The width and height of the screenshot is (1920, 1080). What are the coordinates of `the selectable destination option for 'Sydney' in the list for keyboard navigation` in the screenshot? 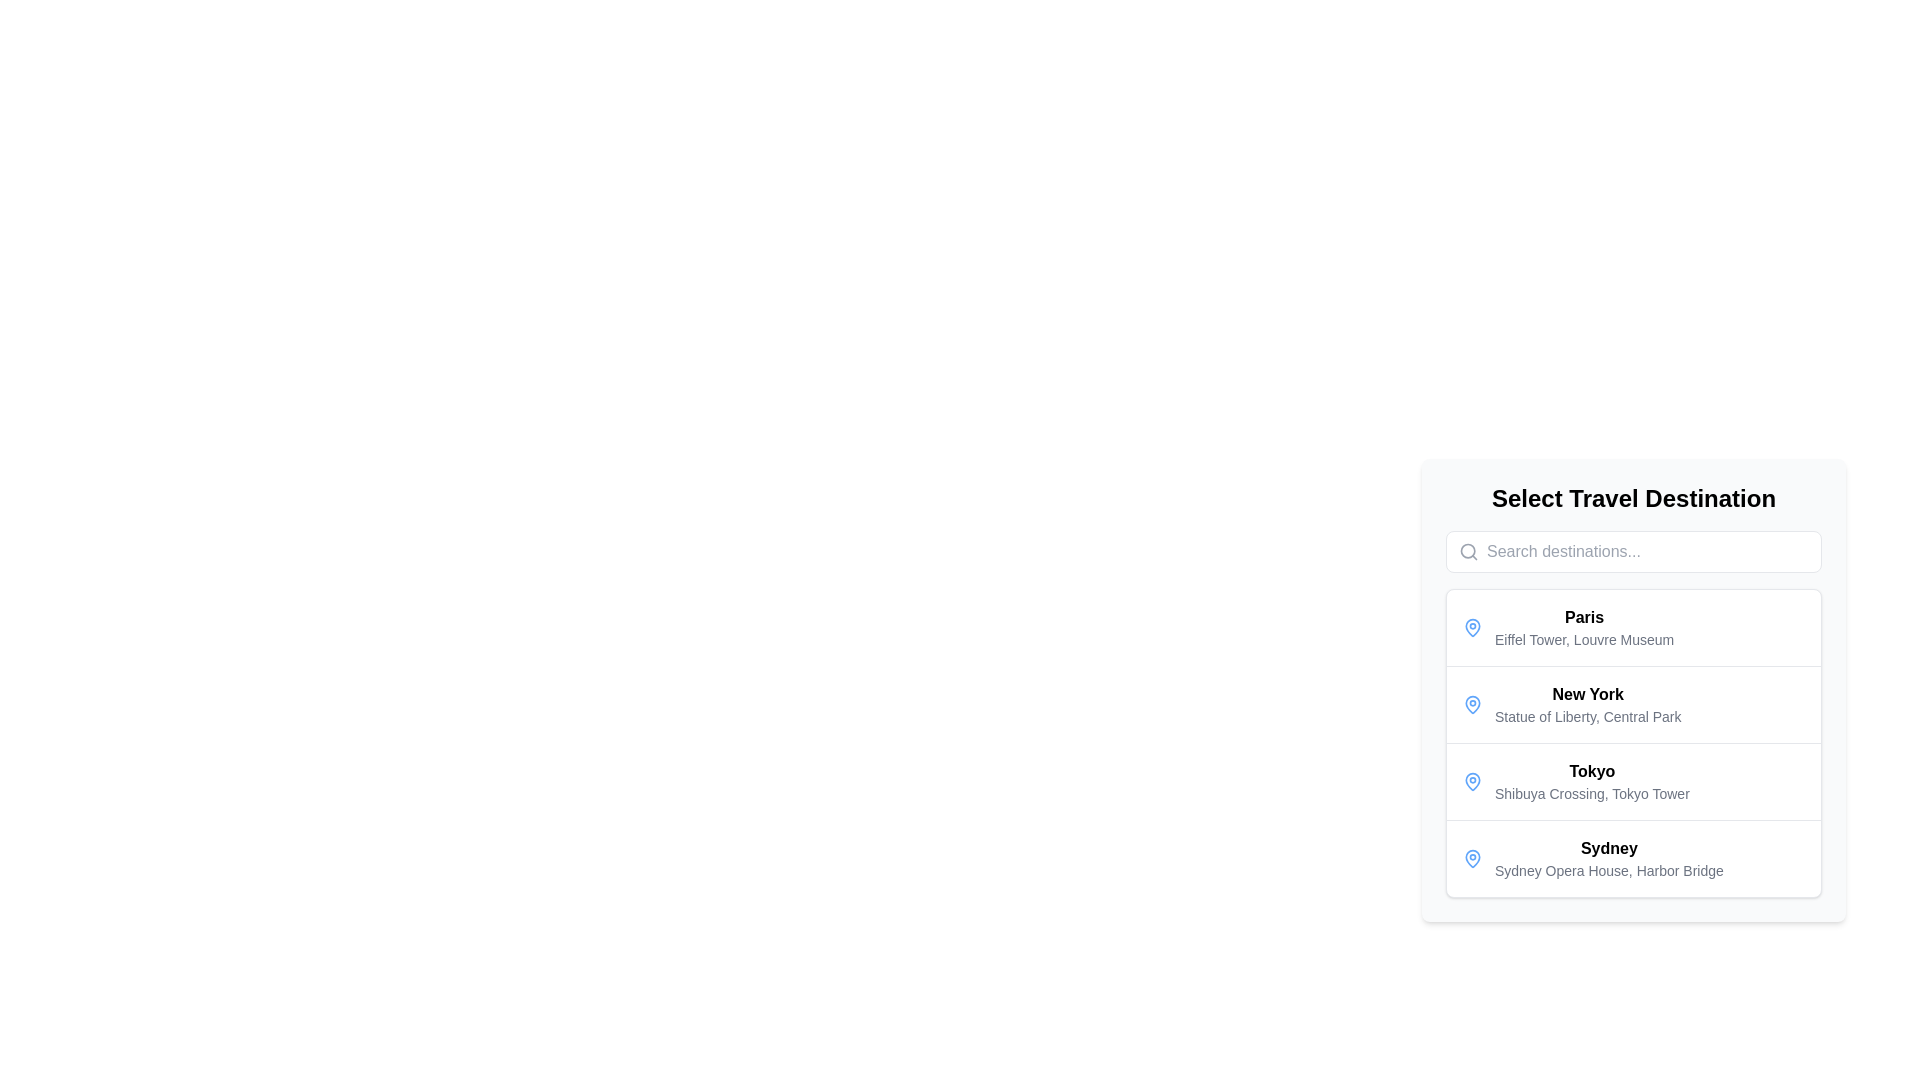 It's located at (1609, 858).